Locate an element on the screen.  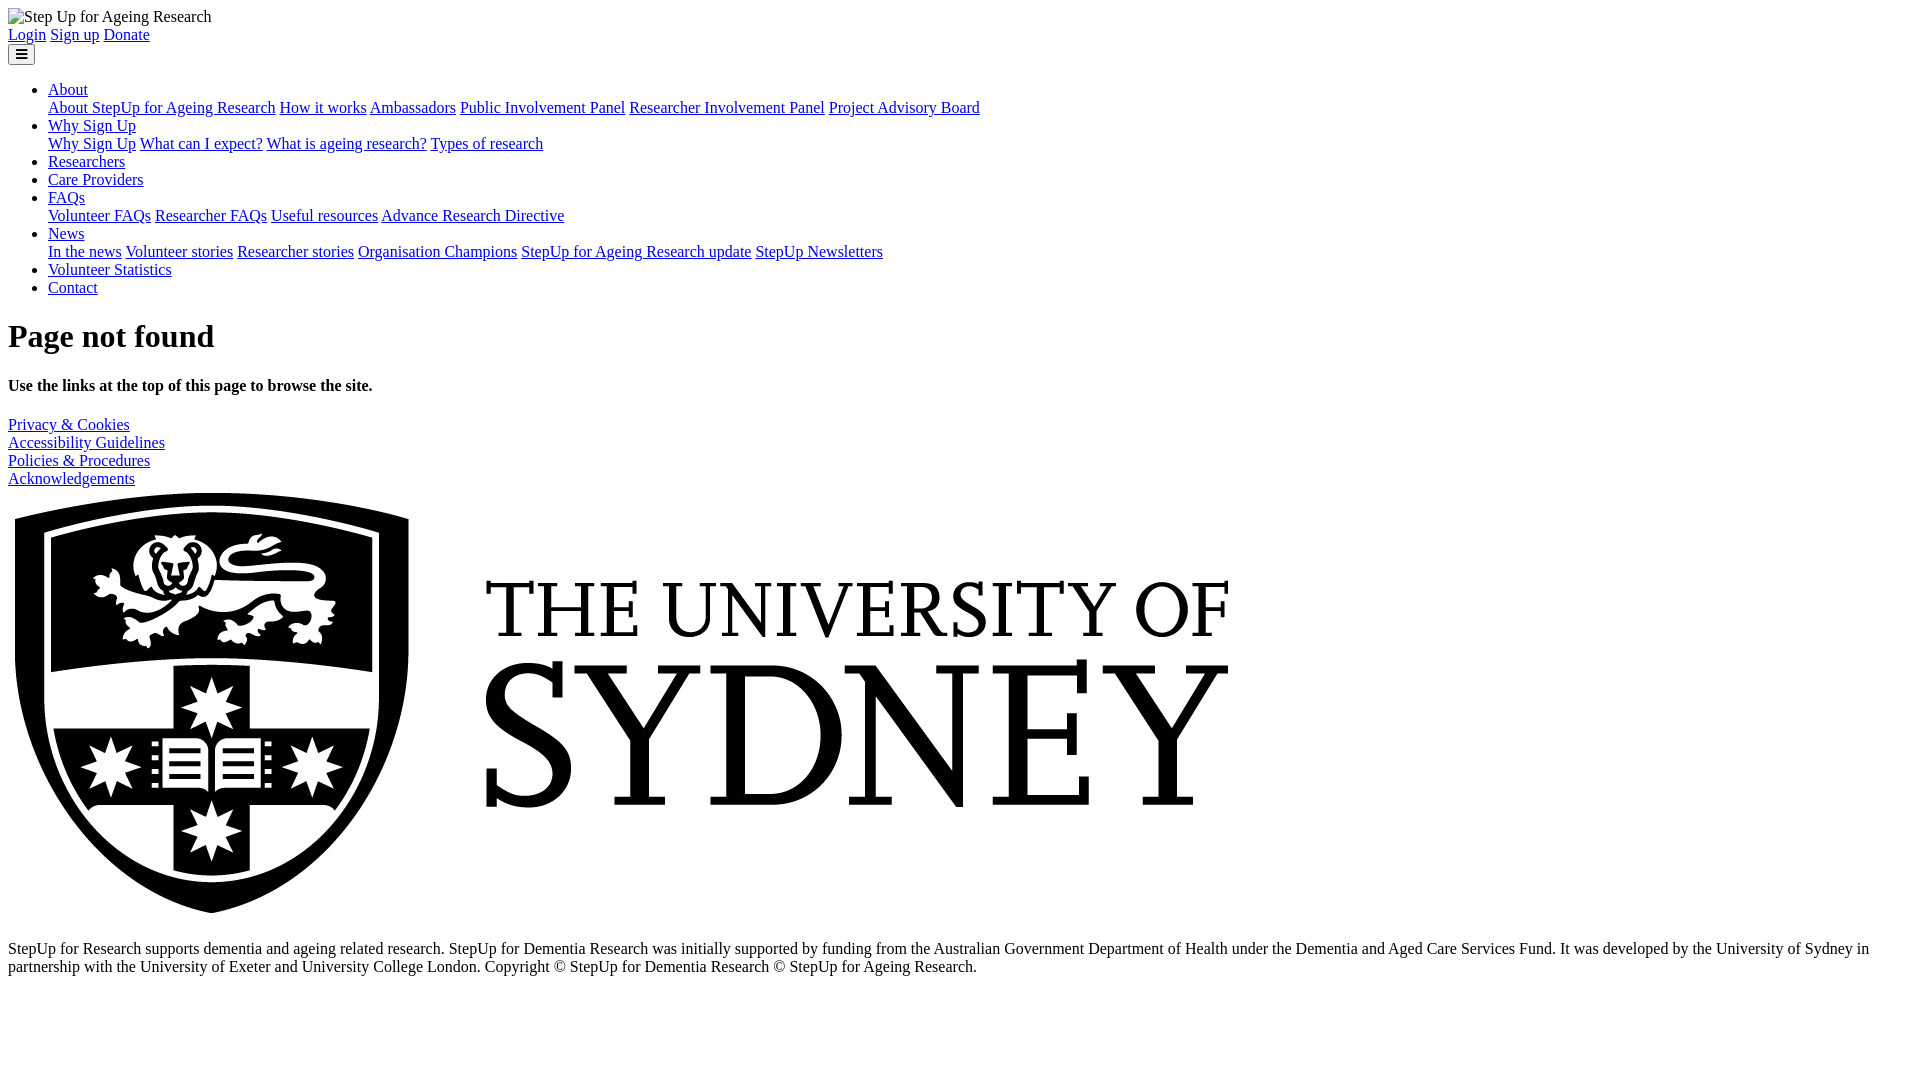
'In the news' is located at coordinates (48, 250).